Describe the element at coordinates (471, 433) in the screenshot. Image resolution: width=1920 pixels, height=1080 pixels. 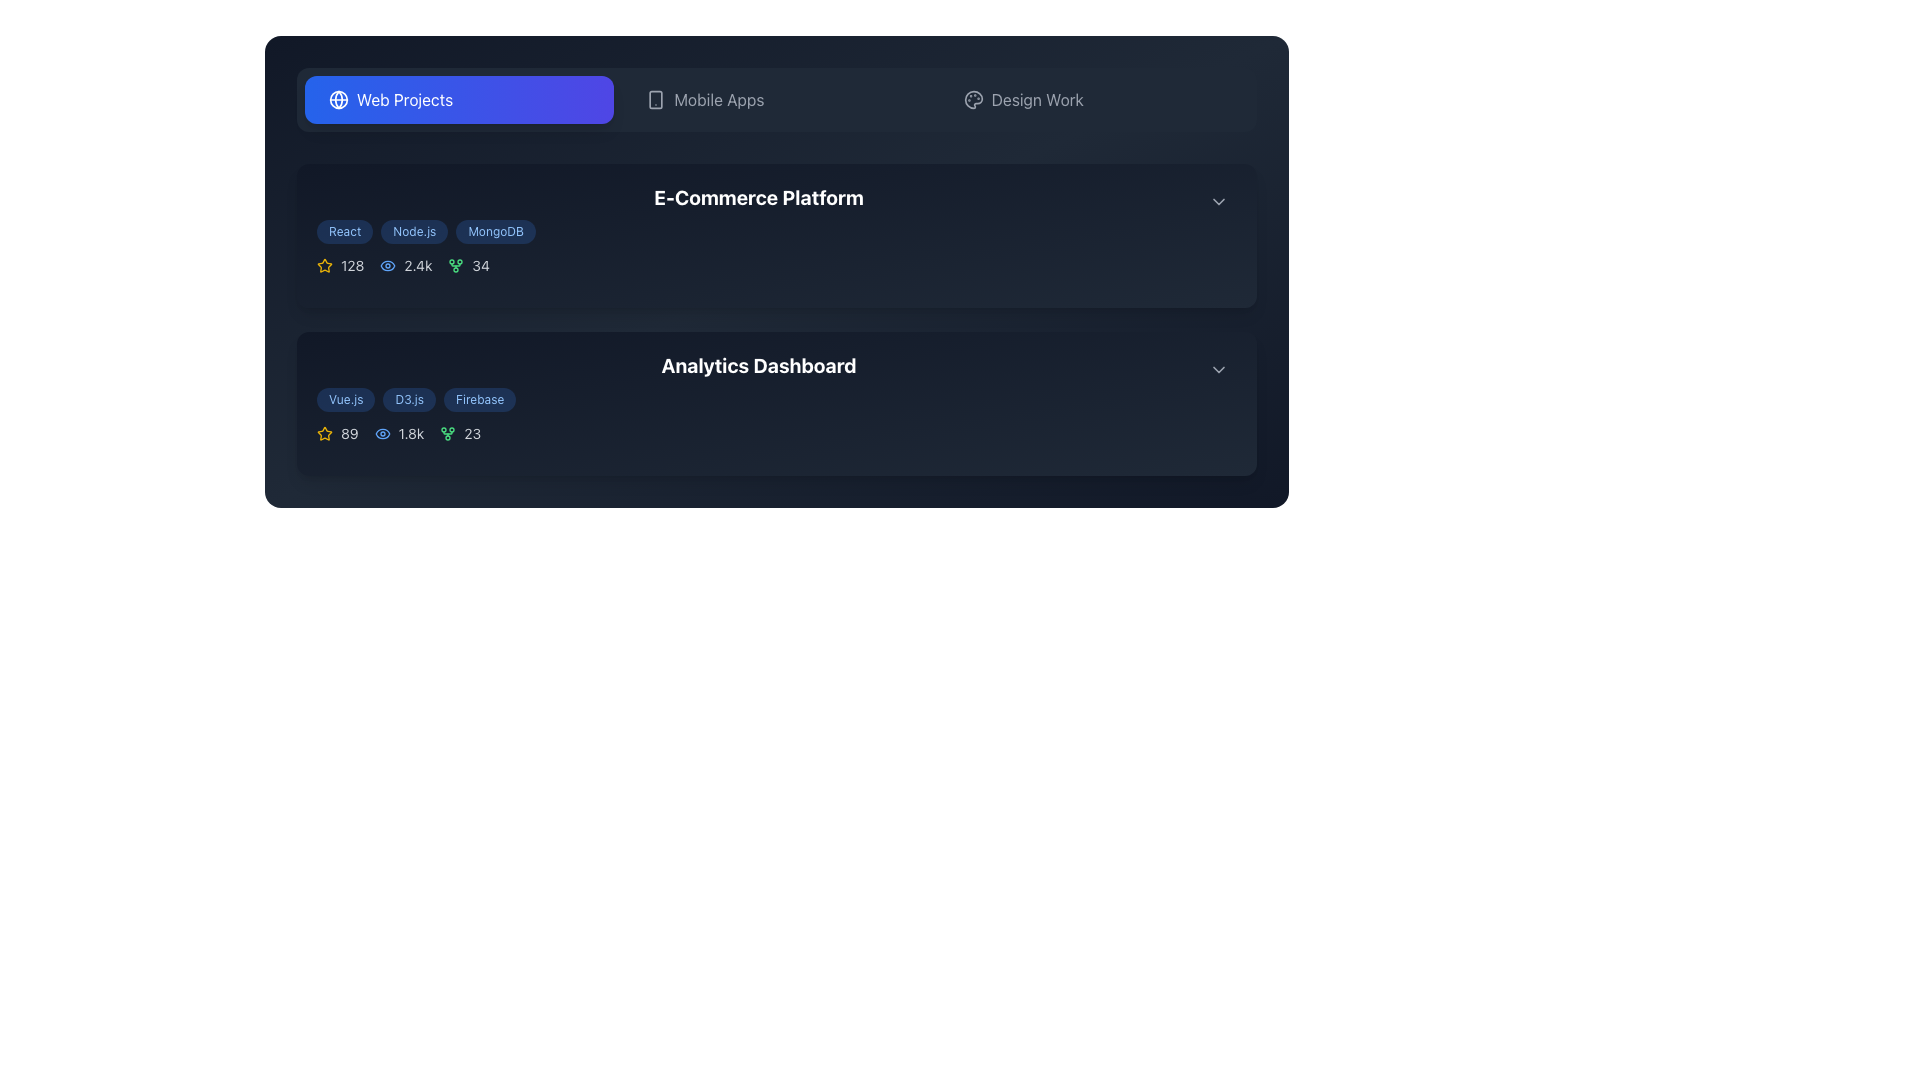
I see `the numeric text display '23' styled in gray on the dark background, located at the bottom of the 'Analytics Dashboard' section` at that location.